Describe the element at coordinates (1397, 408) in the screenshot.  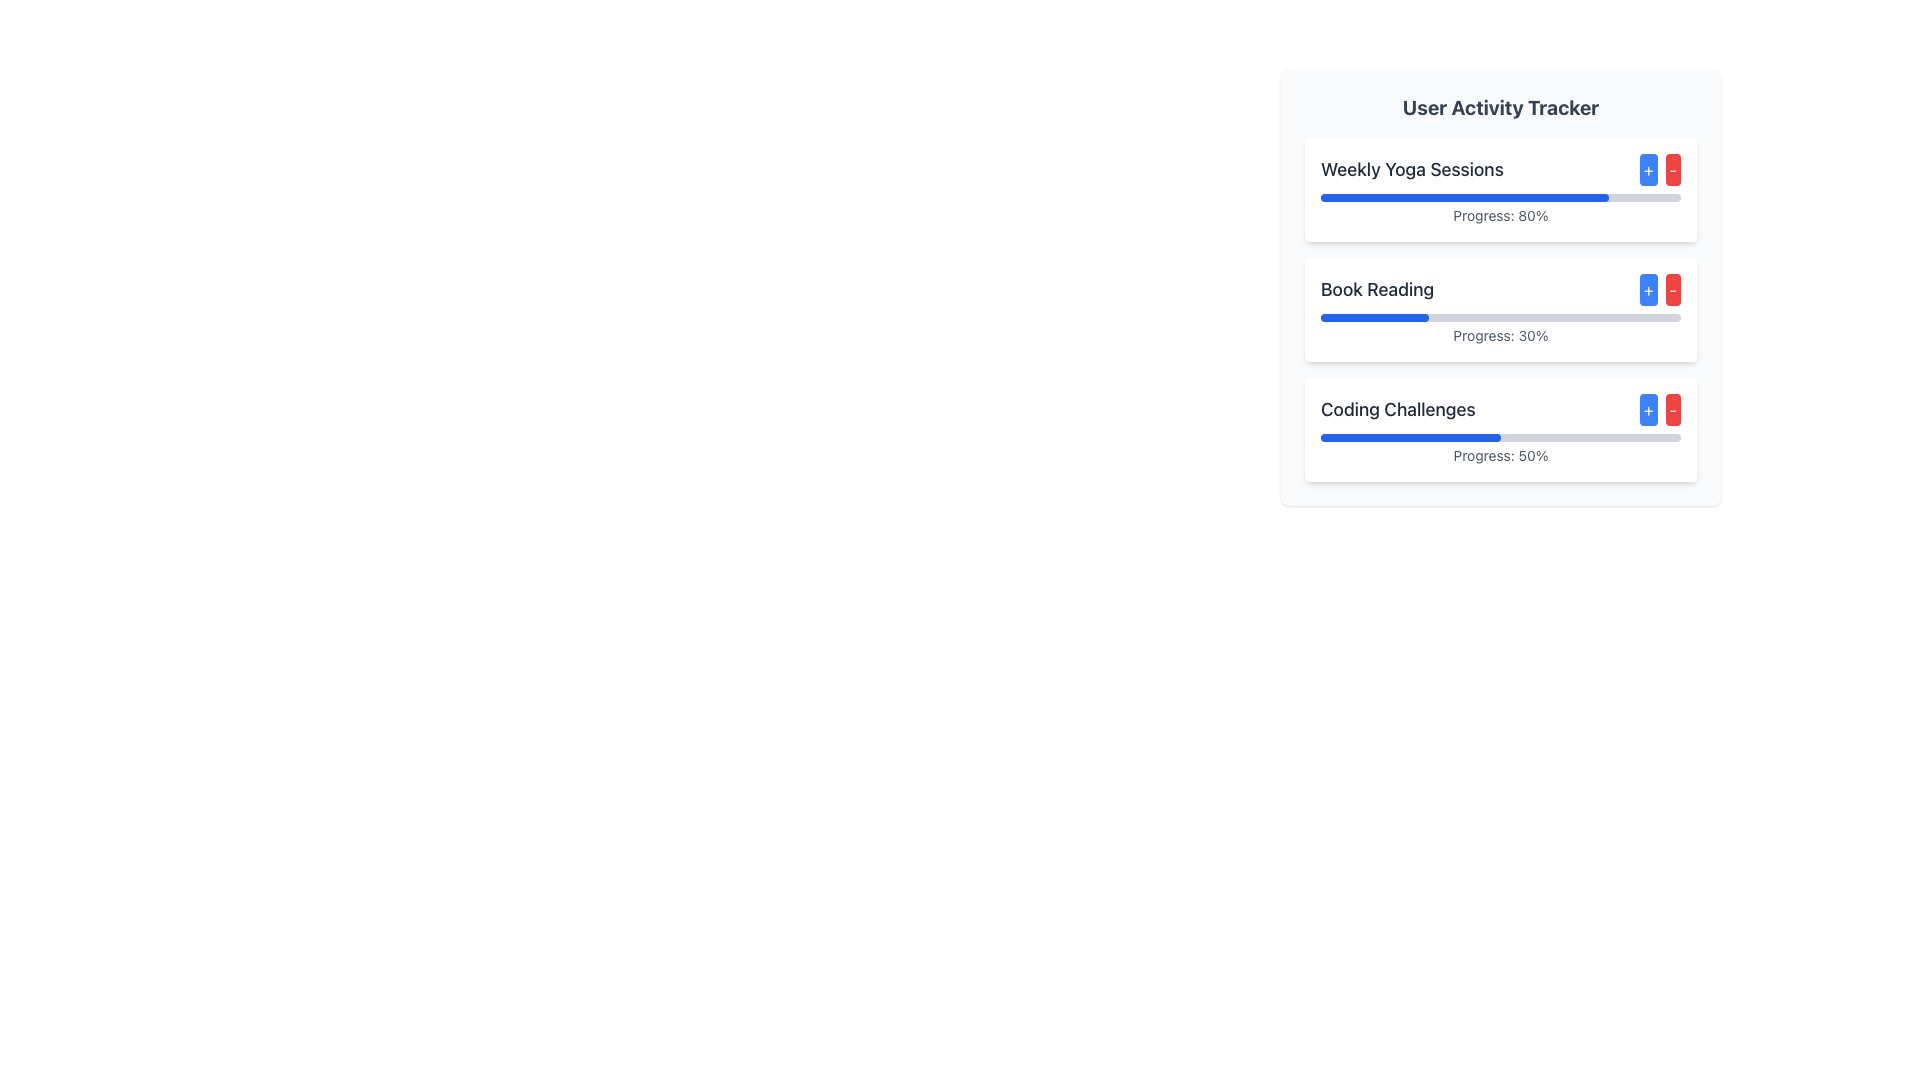
I see `the non-interactive text label that serves as a title for the progress tracker, located in the third card of the vertically stacked list, directly above the progress bar` at that location.